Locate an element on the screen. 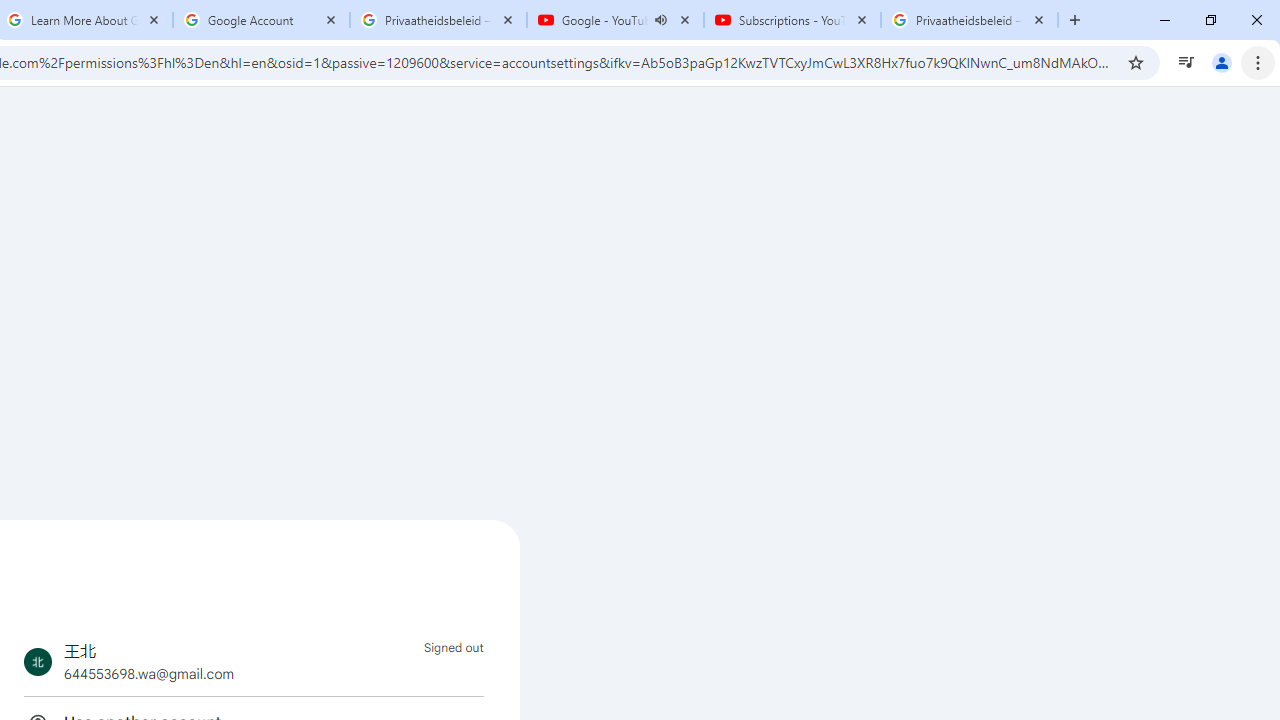 The image size is (1280, 720). 'Subscriptions - YouTube' is located at coordinates (791, 20).